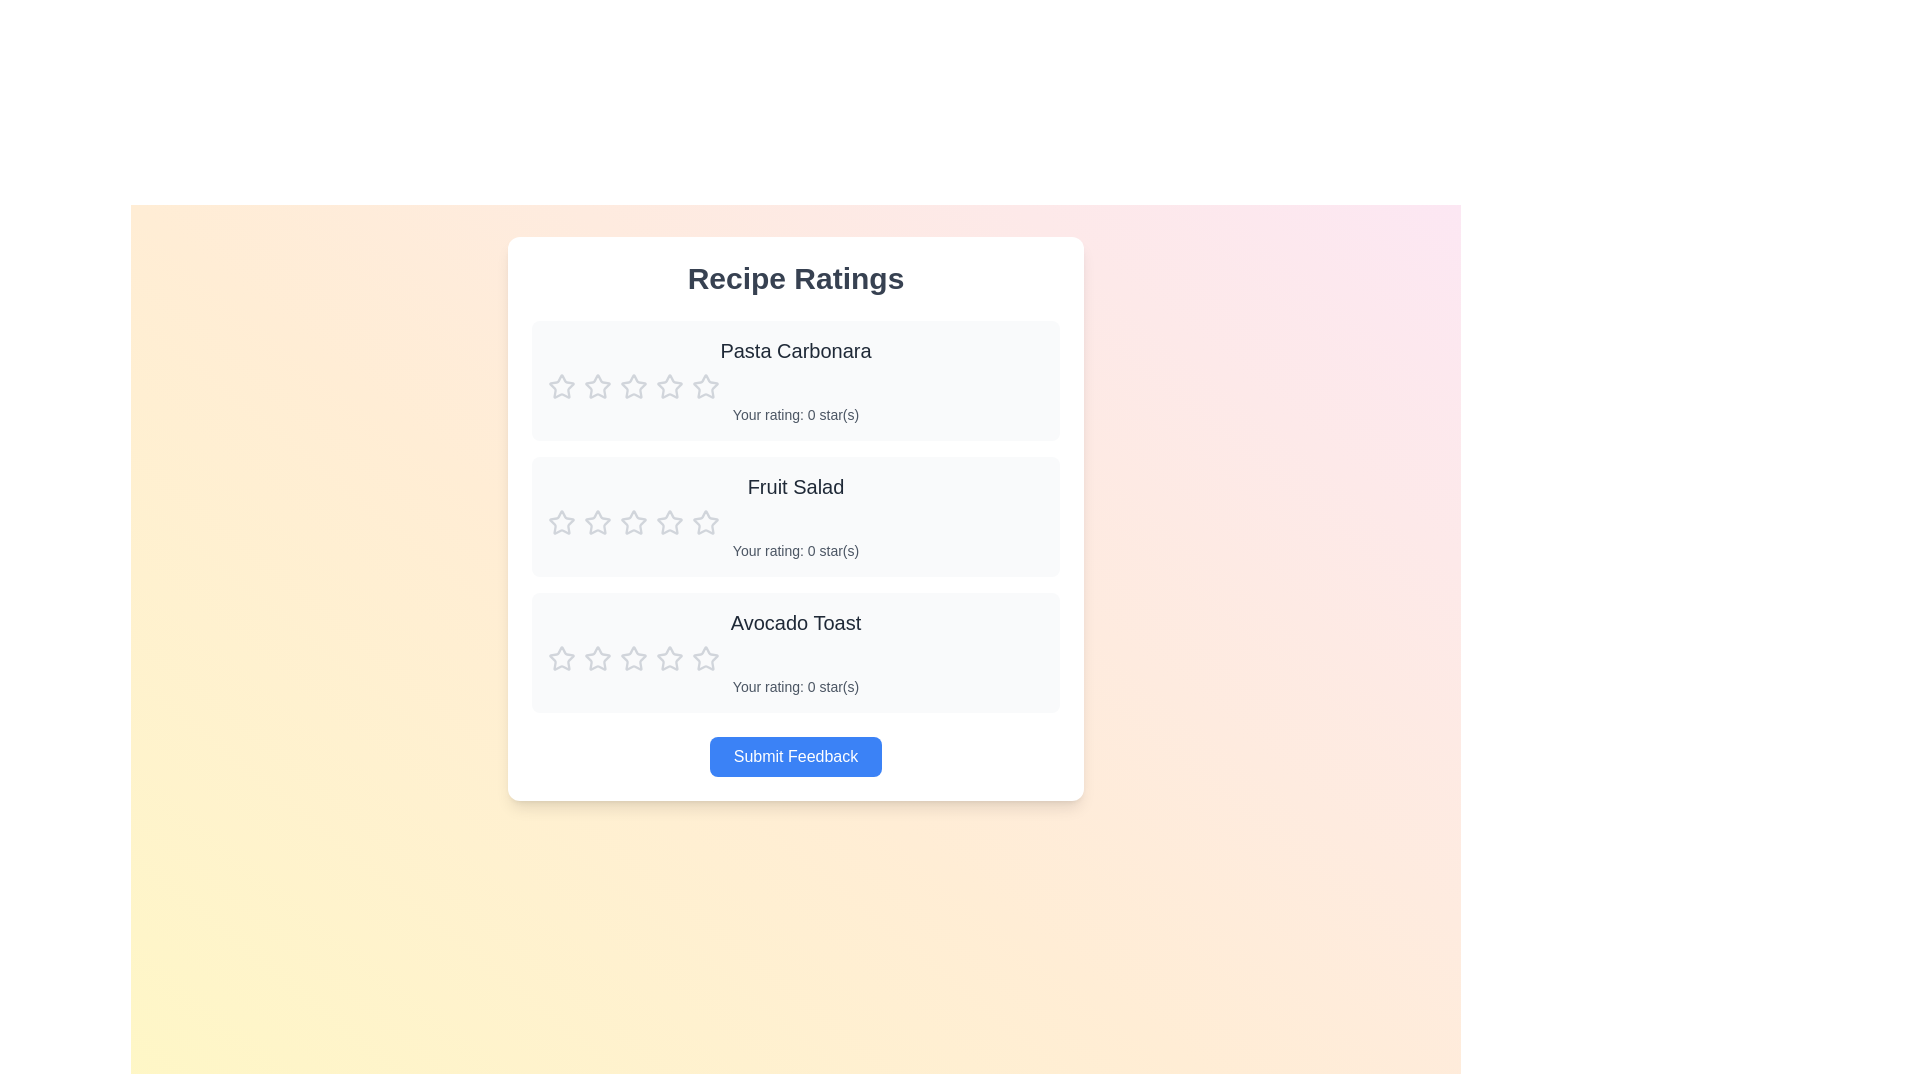 This screenshot has height=1080, width=1920. Describe the element at coordinates (670, 521) in the screenshot. I see `the first rating star icon for 'Fruit Salad', which is a hollow gray star icon in the second rating section` at that location.